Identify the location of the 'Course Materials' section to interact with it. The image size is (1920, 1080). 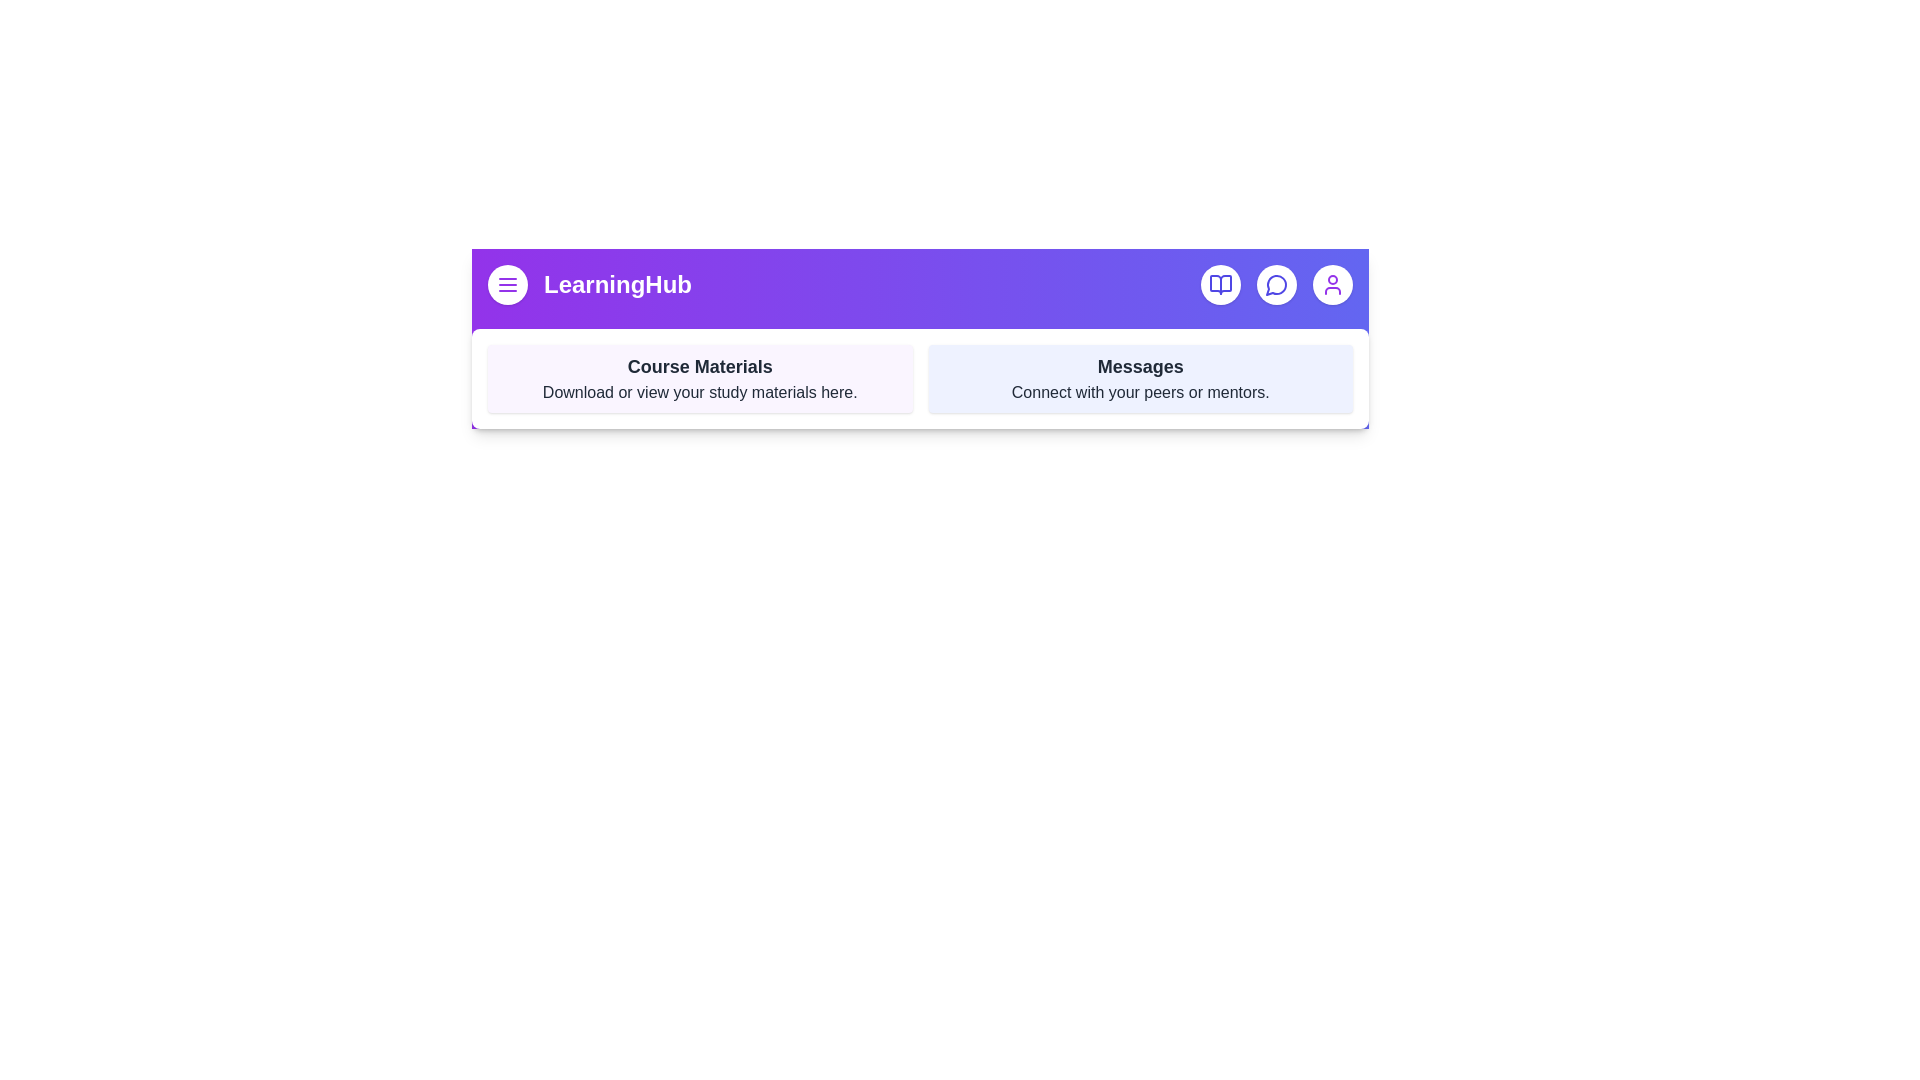
(700, 378).